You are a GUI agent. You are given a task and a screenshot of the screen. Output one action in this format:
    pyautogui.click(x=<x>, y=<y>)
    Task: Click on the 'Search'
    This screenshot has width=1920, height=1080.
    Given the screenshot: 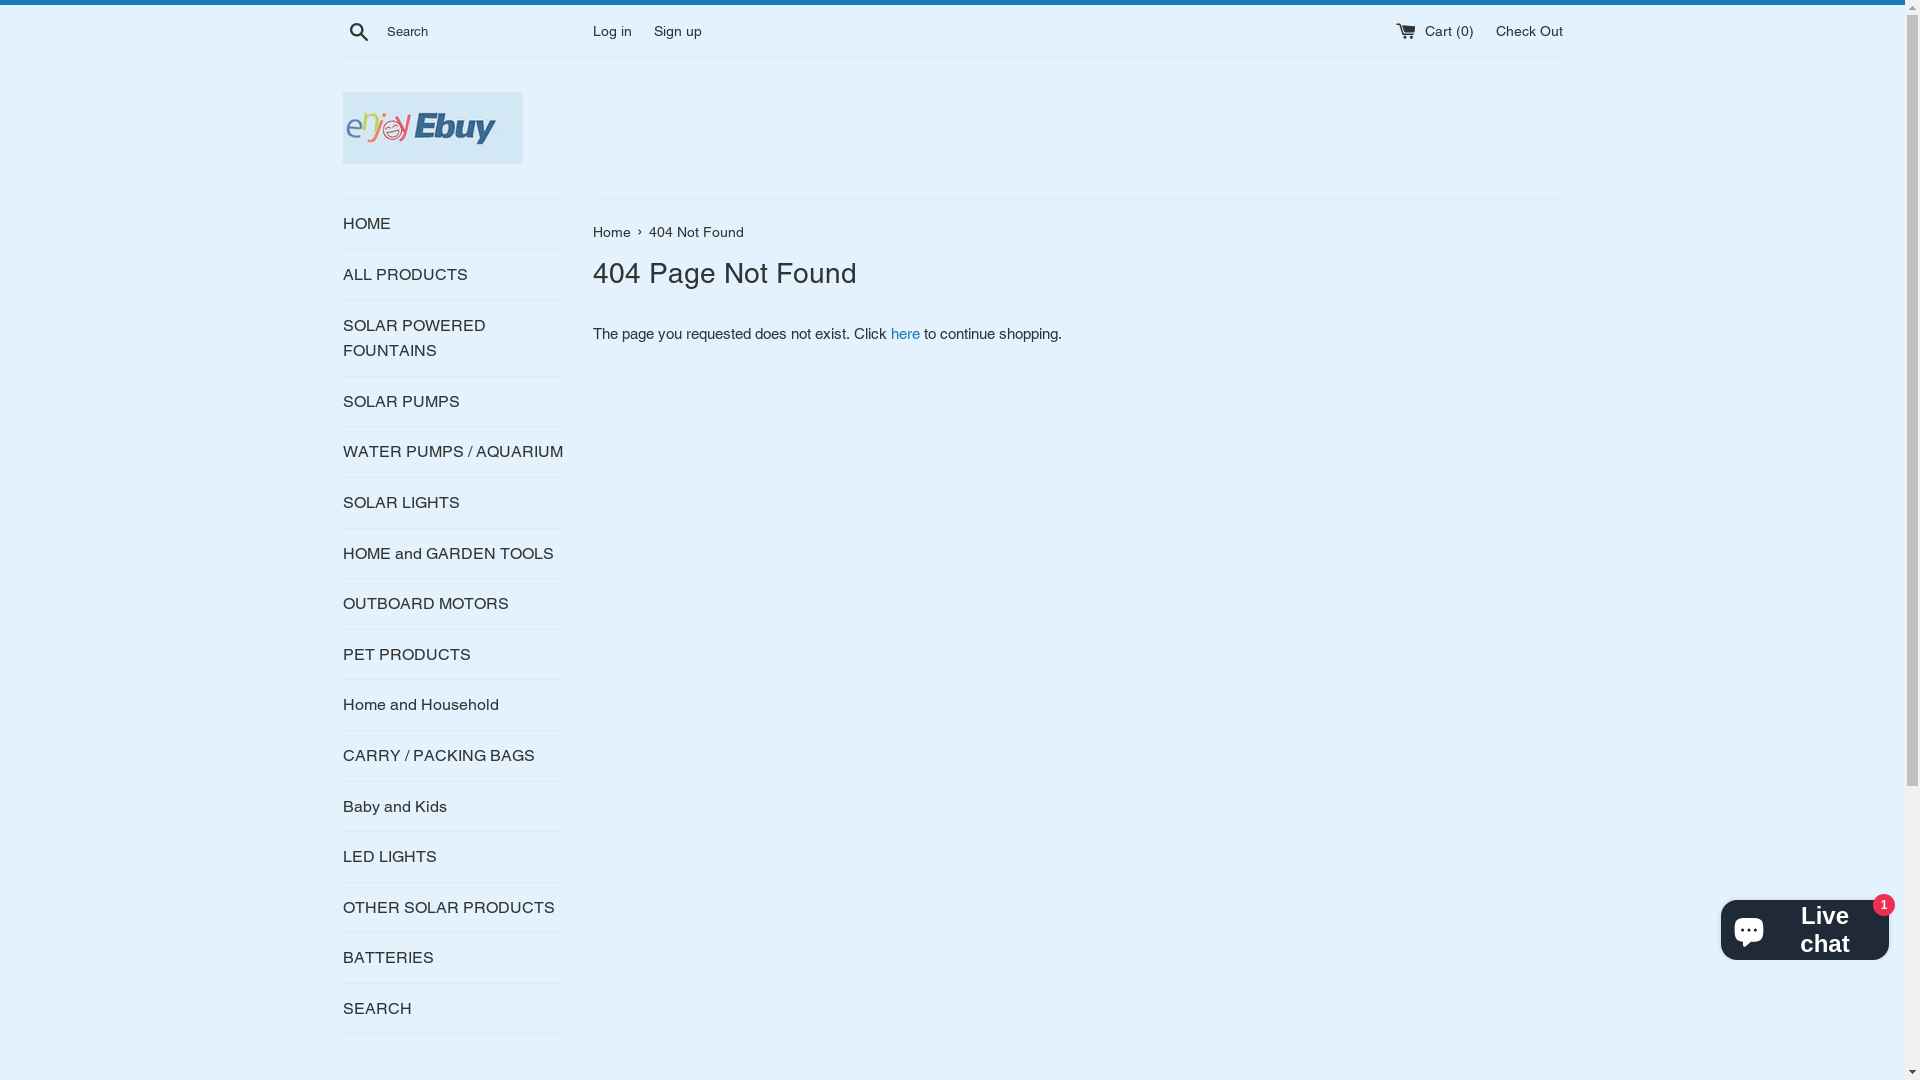 What is the action you would take?
    pyautogui.click(x=358, y=30)
    